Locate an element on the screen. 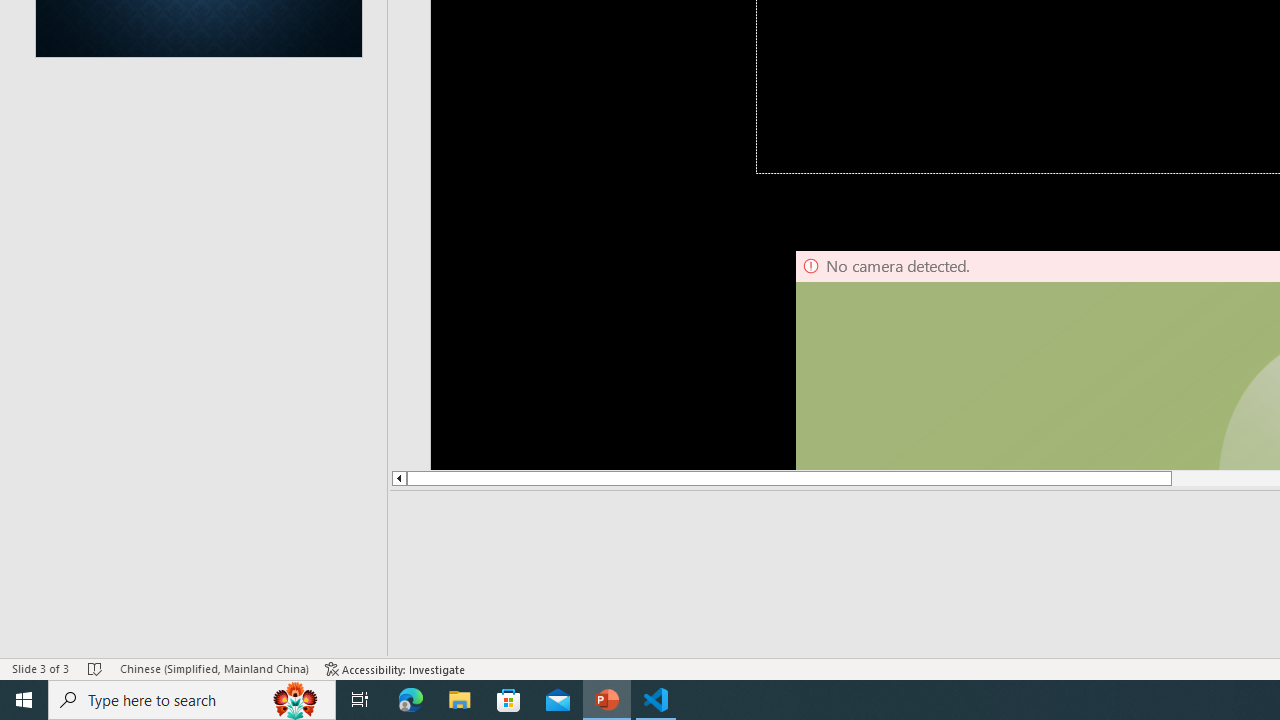 Image resolution: width=1280 pixels, height=720 pixels. 'Accessibility Checker Accessibility: Investigate' is located at coordinates (395, 669).